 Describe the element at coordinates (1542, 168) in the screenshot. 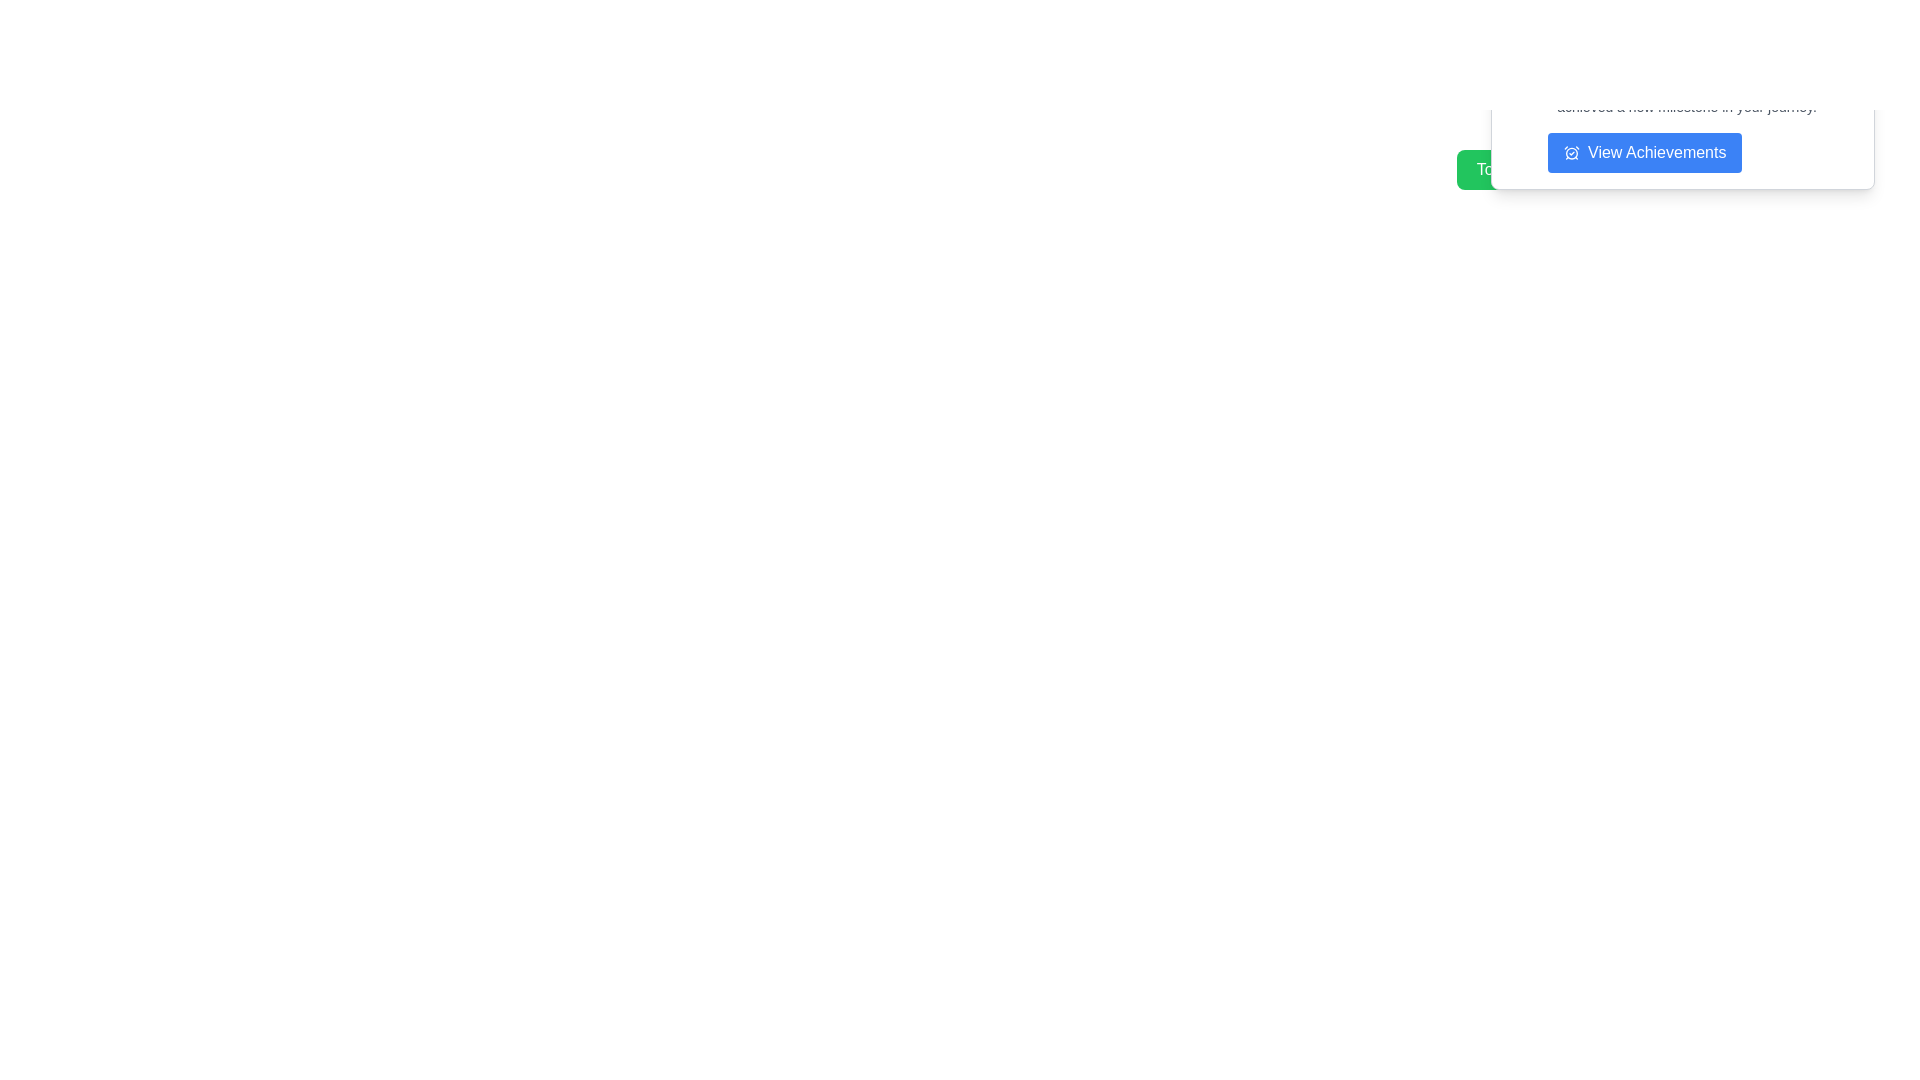

I see `the green 'Toggle Celebration' button with white text, located to the left of the 'View Achievements' button in the bottom section of the celebratory alert component` at that location.